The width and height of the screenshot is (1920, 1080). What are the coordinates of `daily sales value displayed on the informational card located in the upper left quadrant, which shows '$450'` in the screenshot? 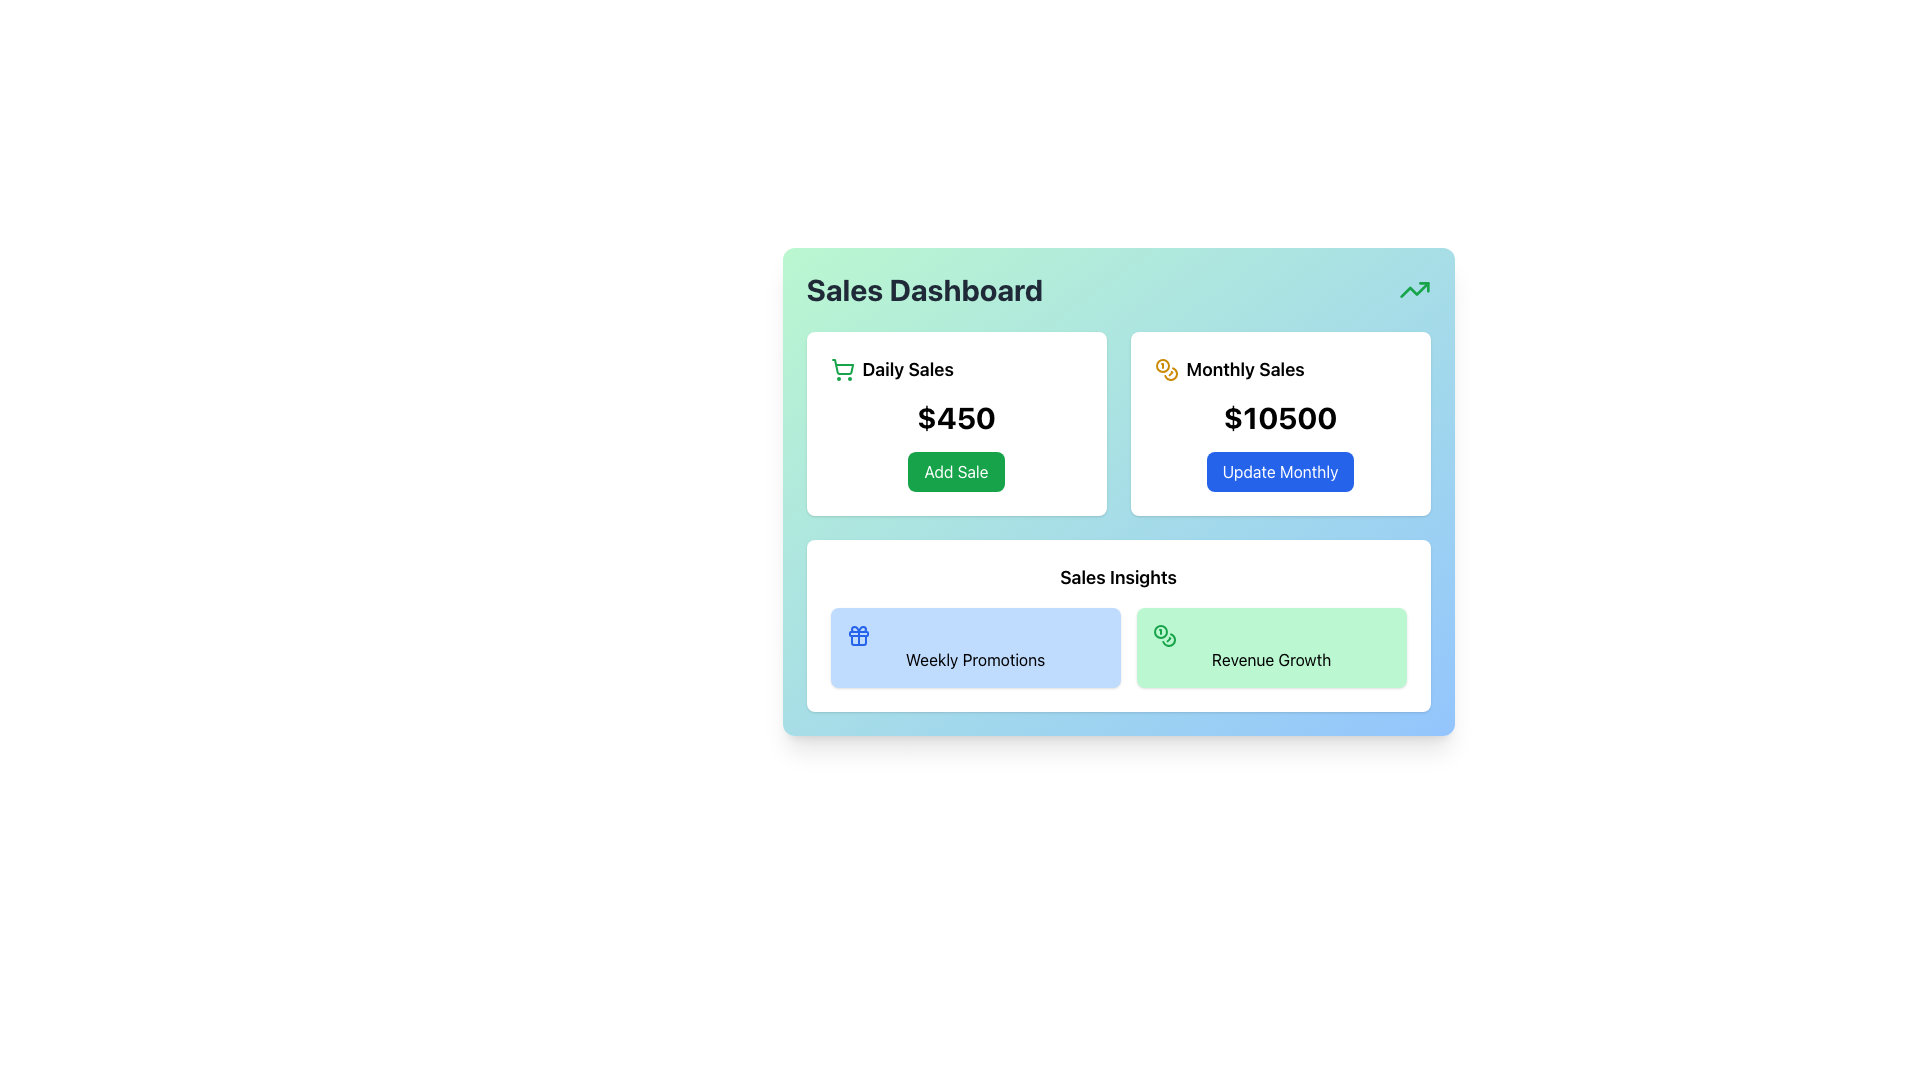 It's located at (955, 423).